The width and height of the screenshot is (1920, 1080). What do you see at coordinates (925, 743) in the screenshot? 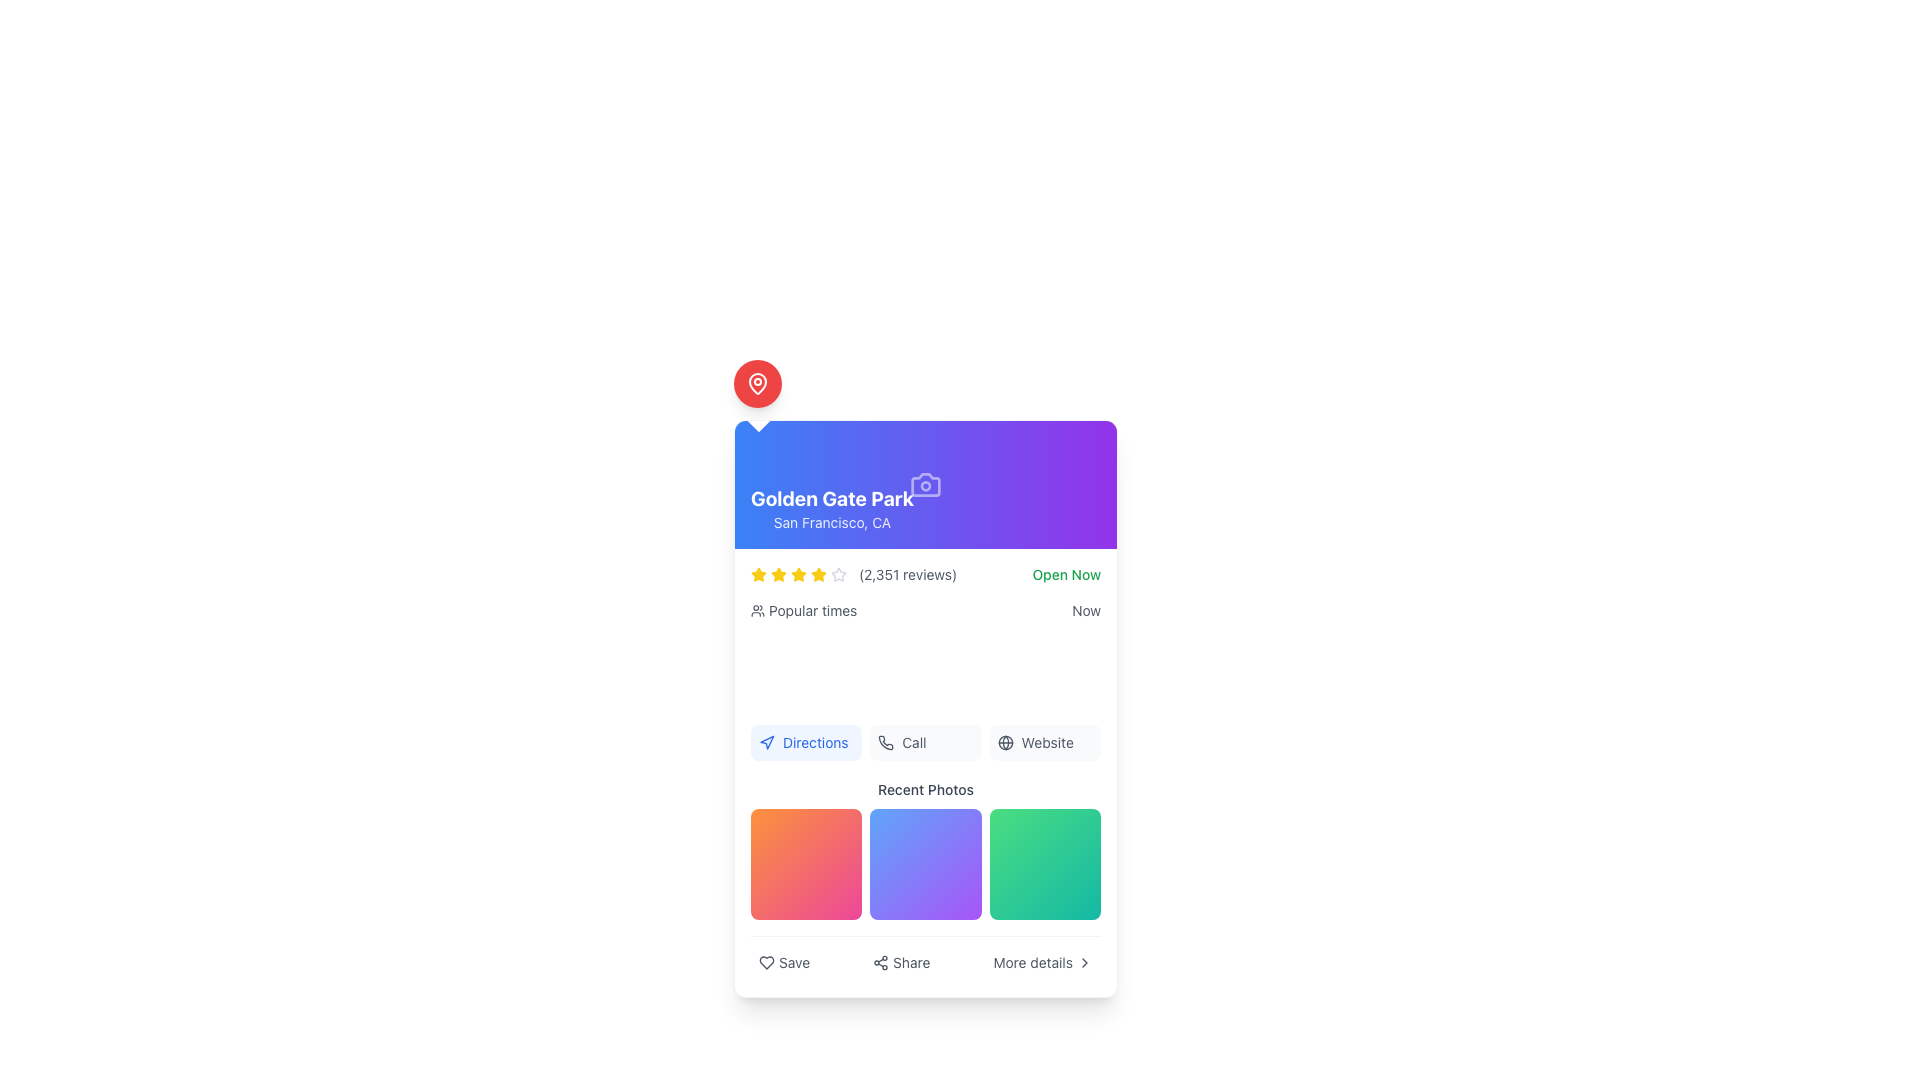
I see `the phone call button, which is the second button in a horizontal group of three buttons, to provide visual feedback` at bounding box center [925, 743].